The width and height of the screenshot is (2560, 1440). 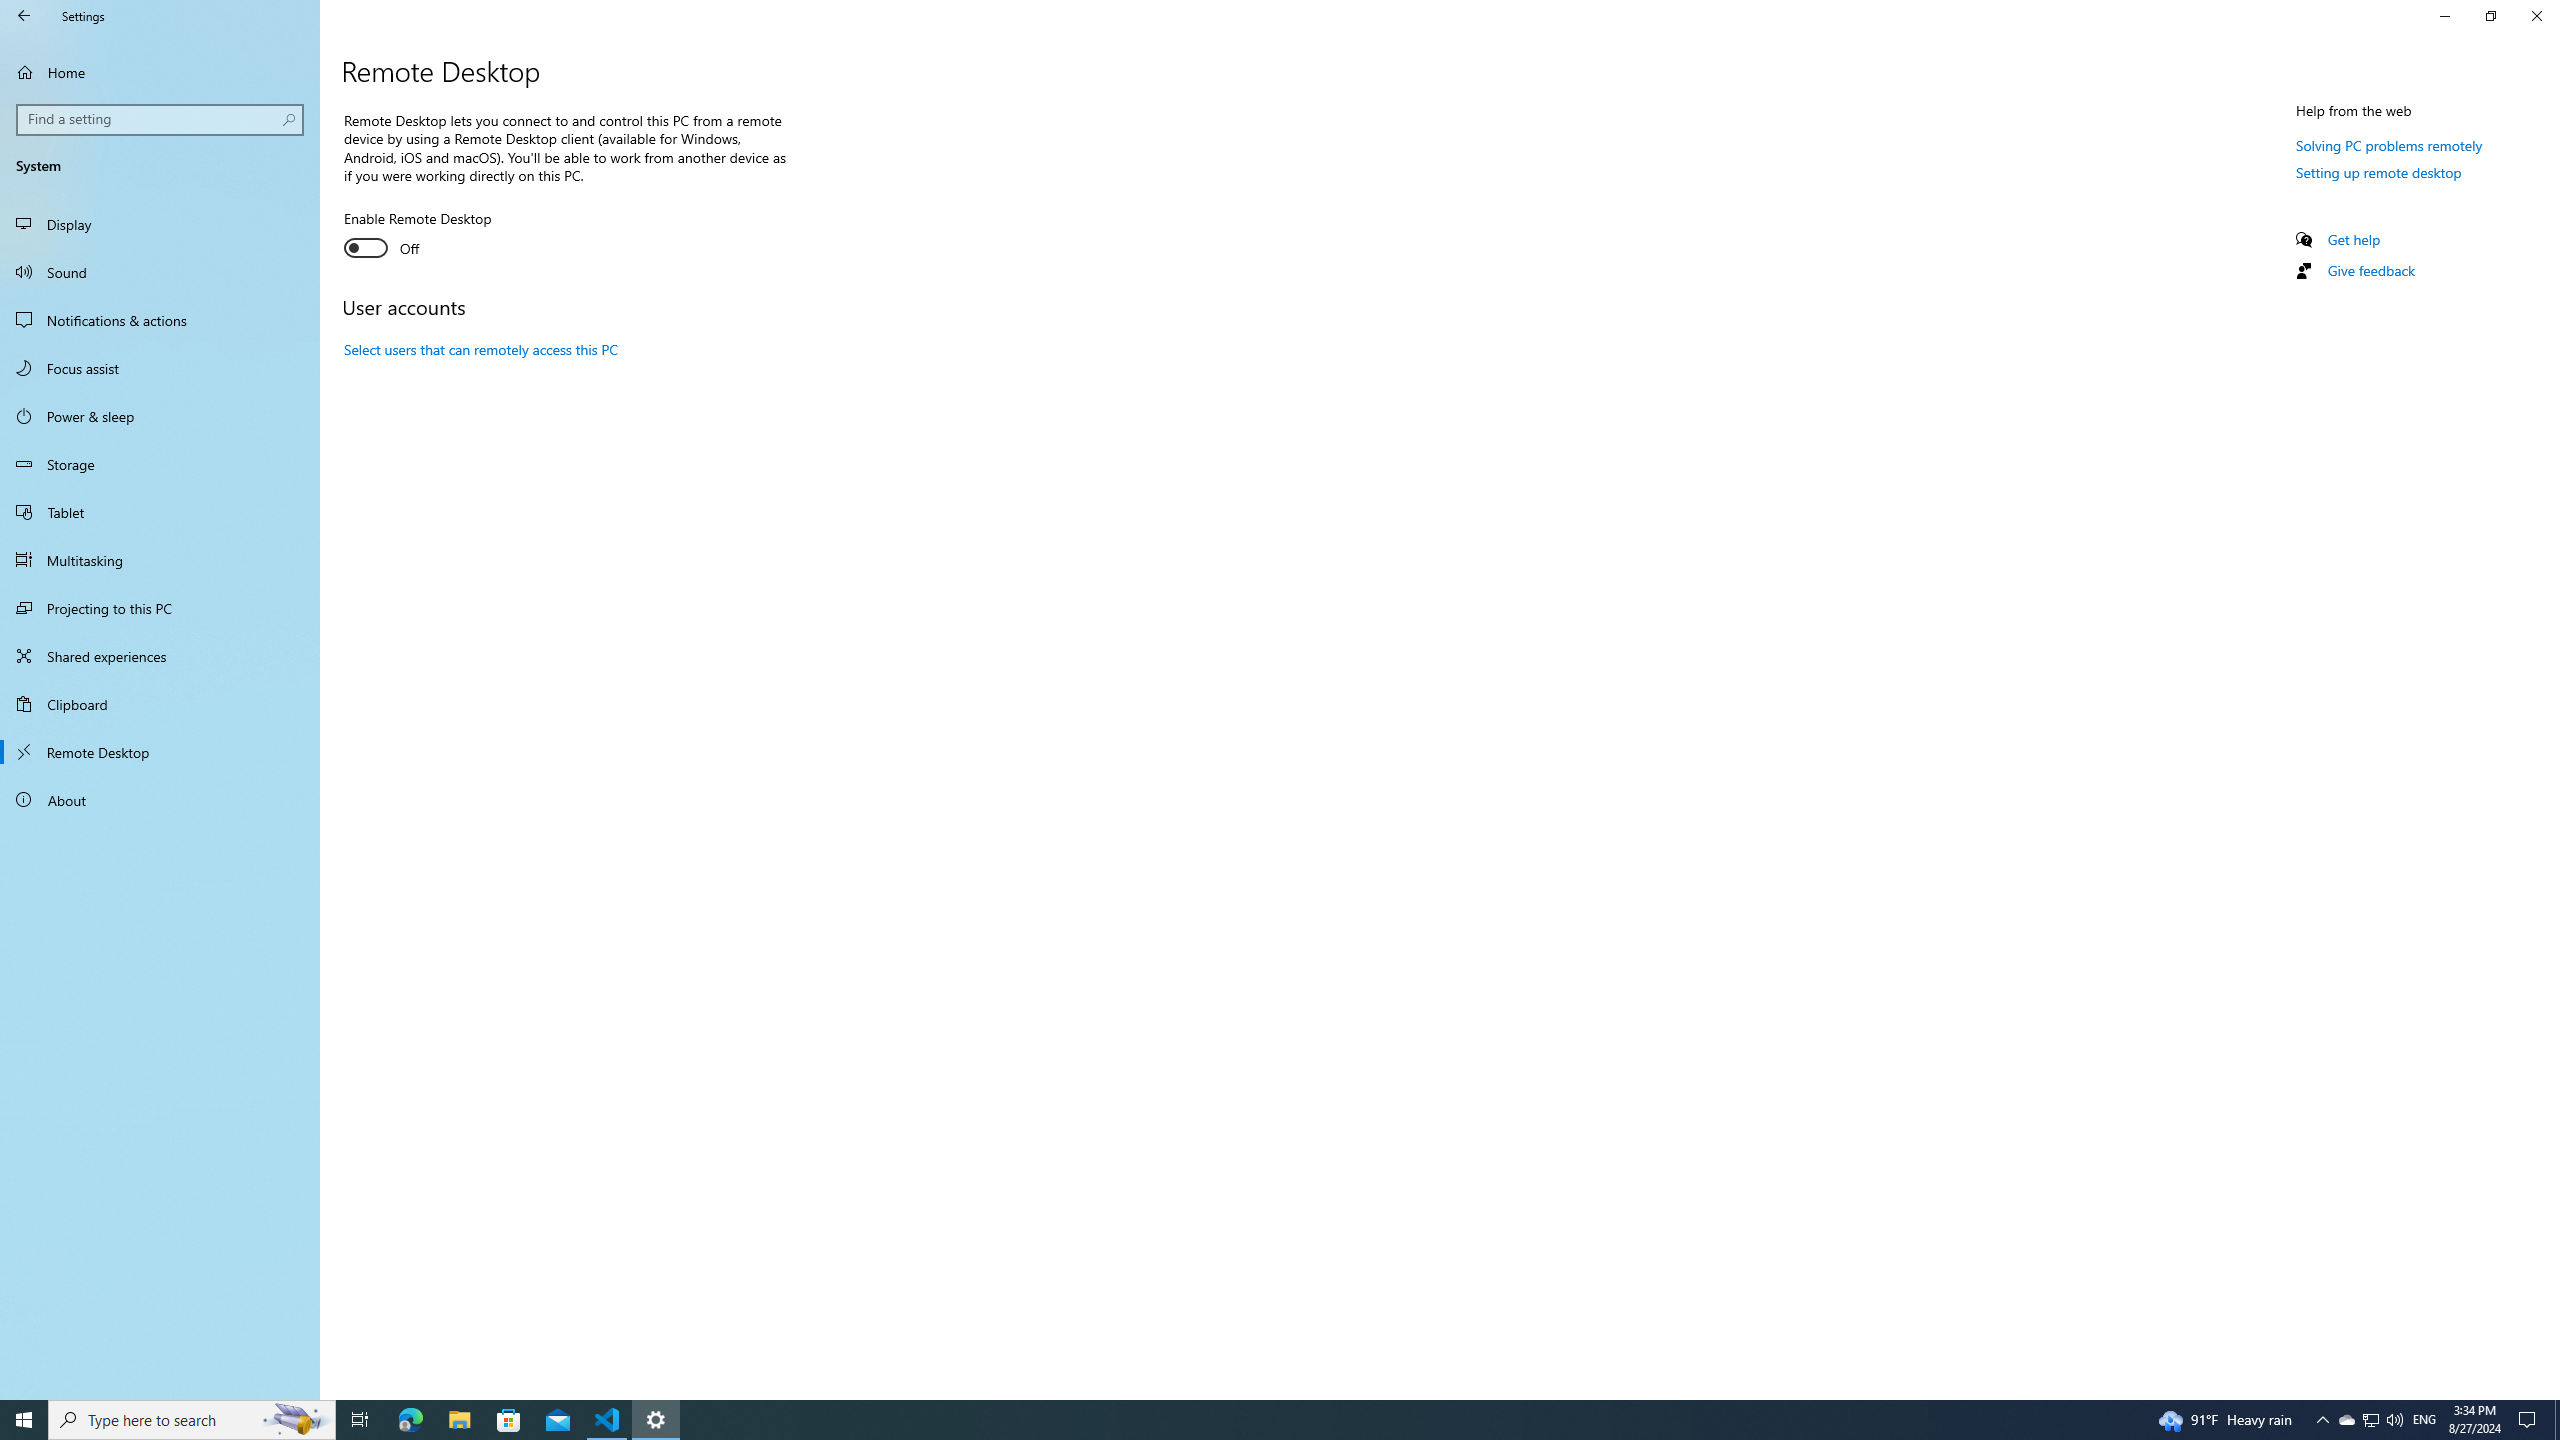 I want to click on 'Settings - 1 running window', so click(x=656, y=1418).